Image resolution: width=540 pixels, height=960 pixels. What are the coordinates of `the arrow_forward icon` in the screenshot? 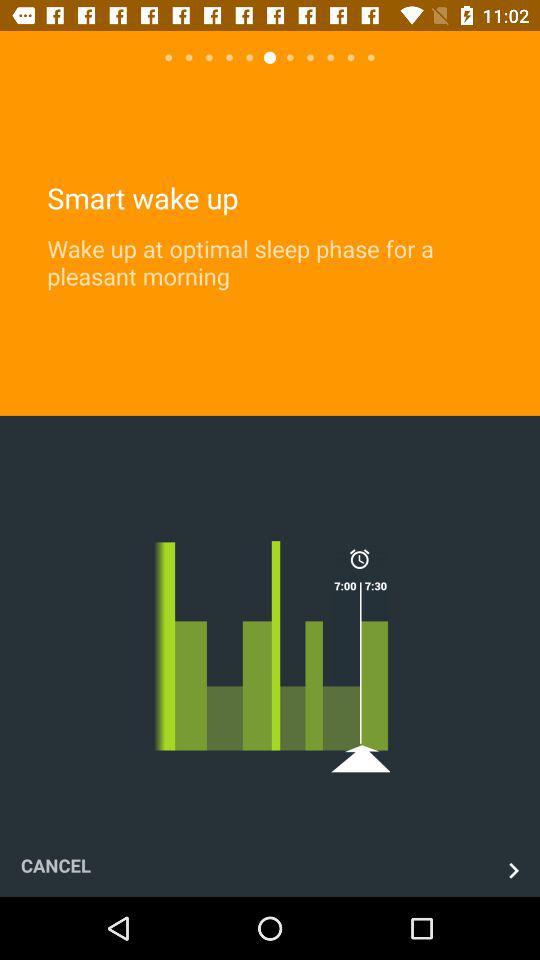 It's located at (513, 869).